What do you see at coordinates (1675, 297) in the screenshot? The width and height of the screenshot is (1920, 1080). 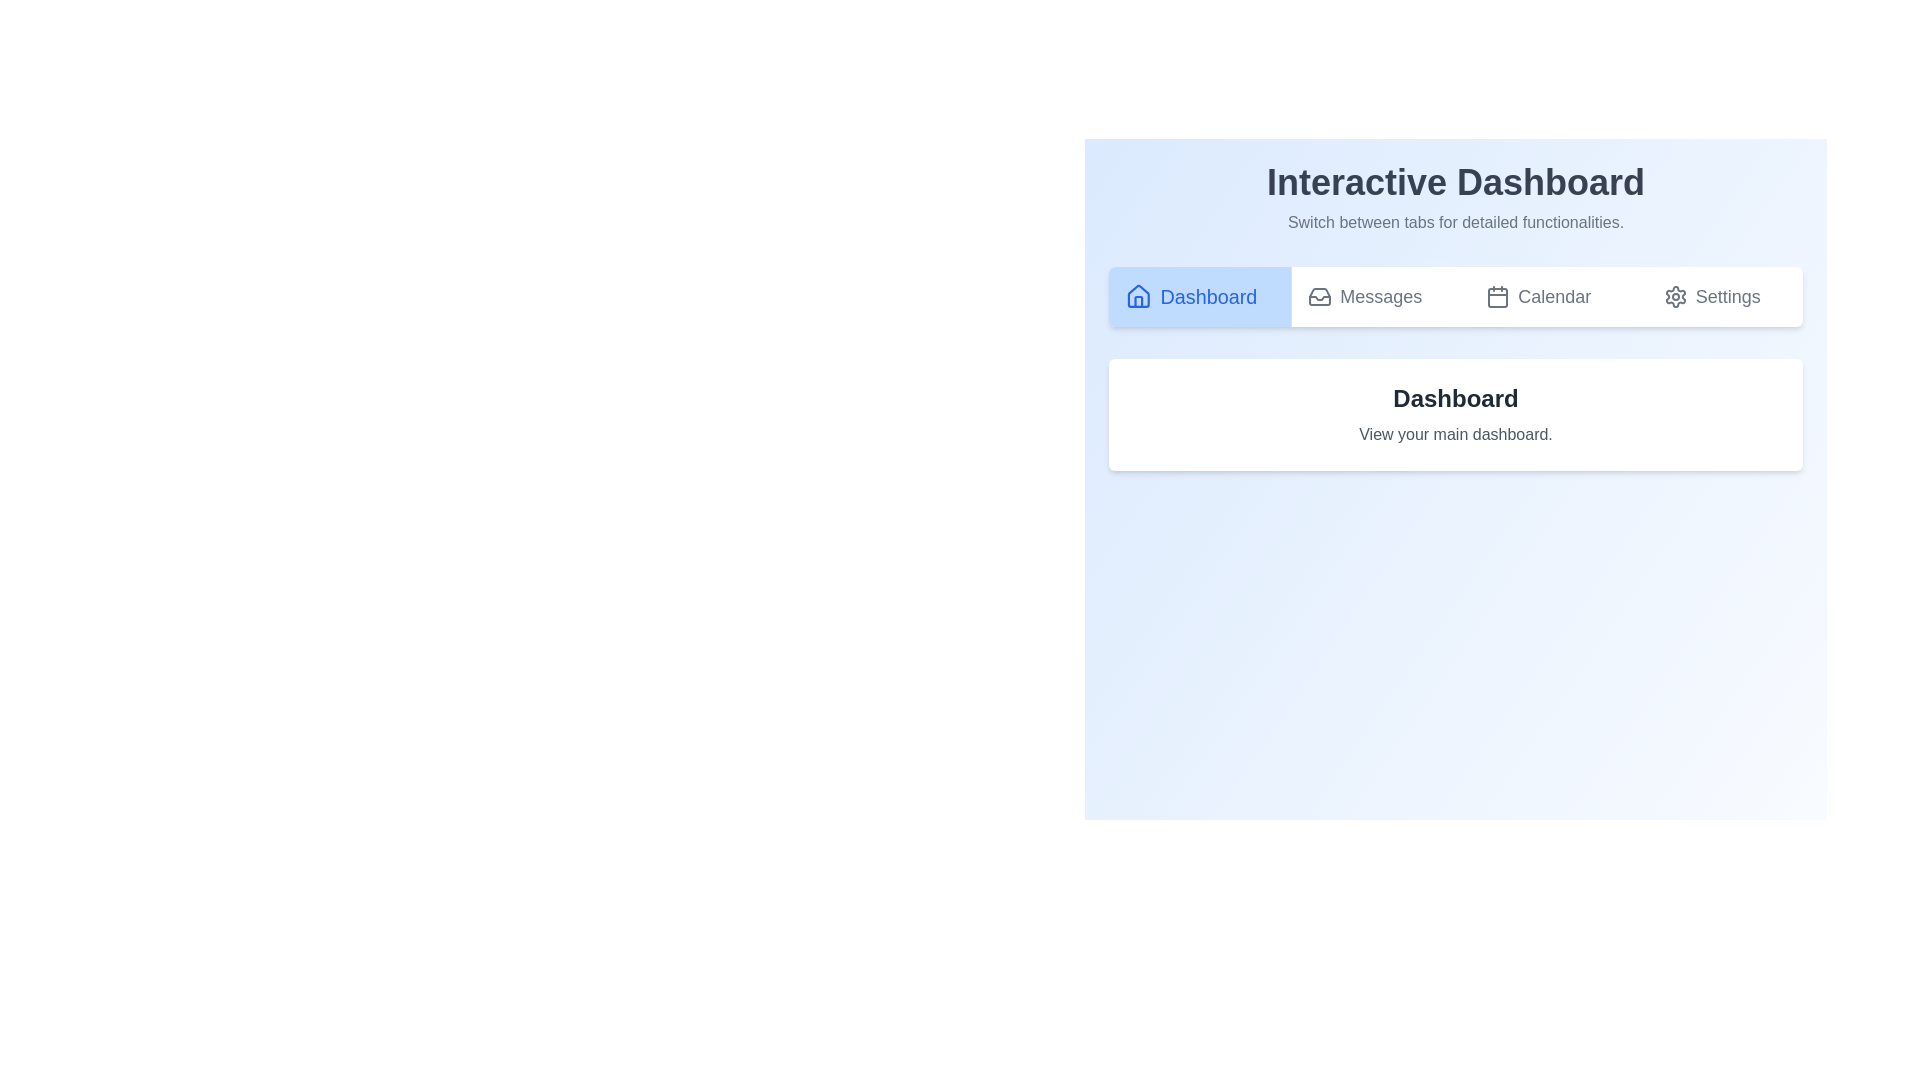 I see `the 'Settings' icon located on the right side of the top navigation bar, which visually represents the 'Settings' feature` at bounding box center [1675, 297].